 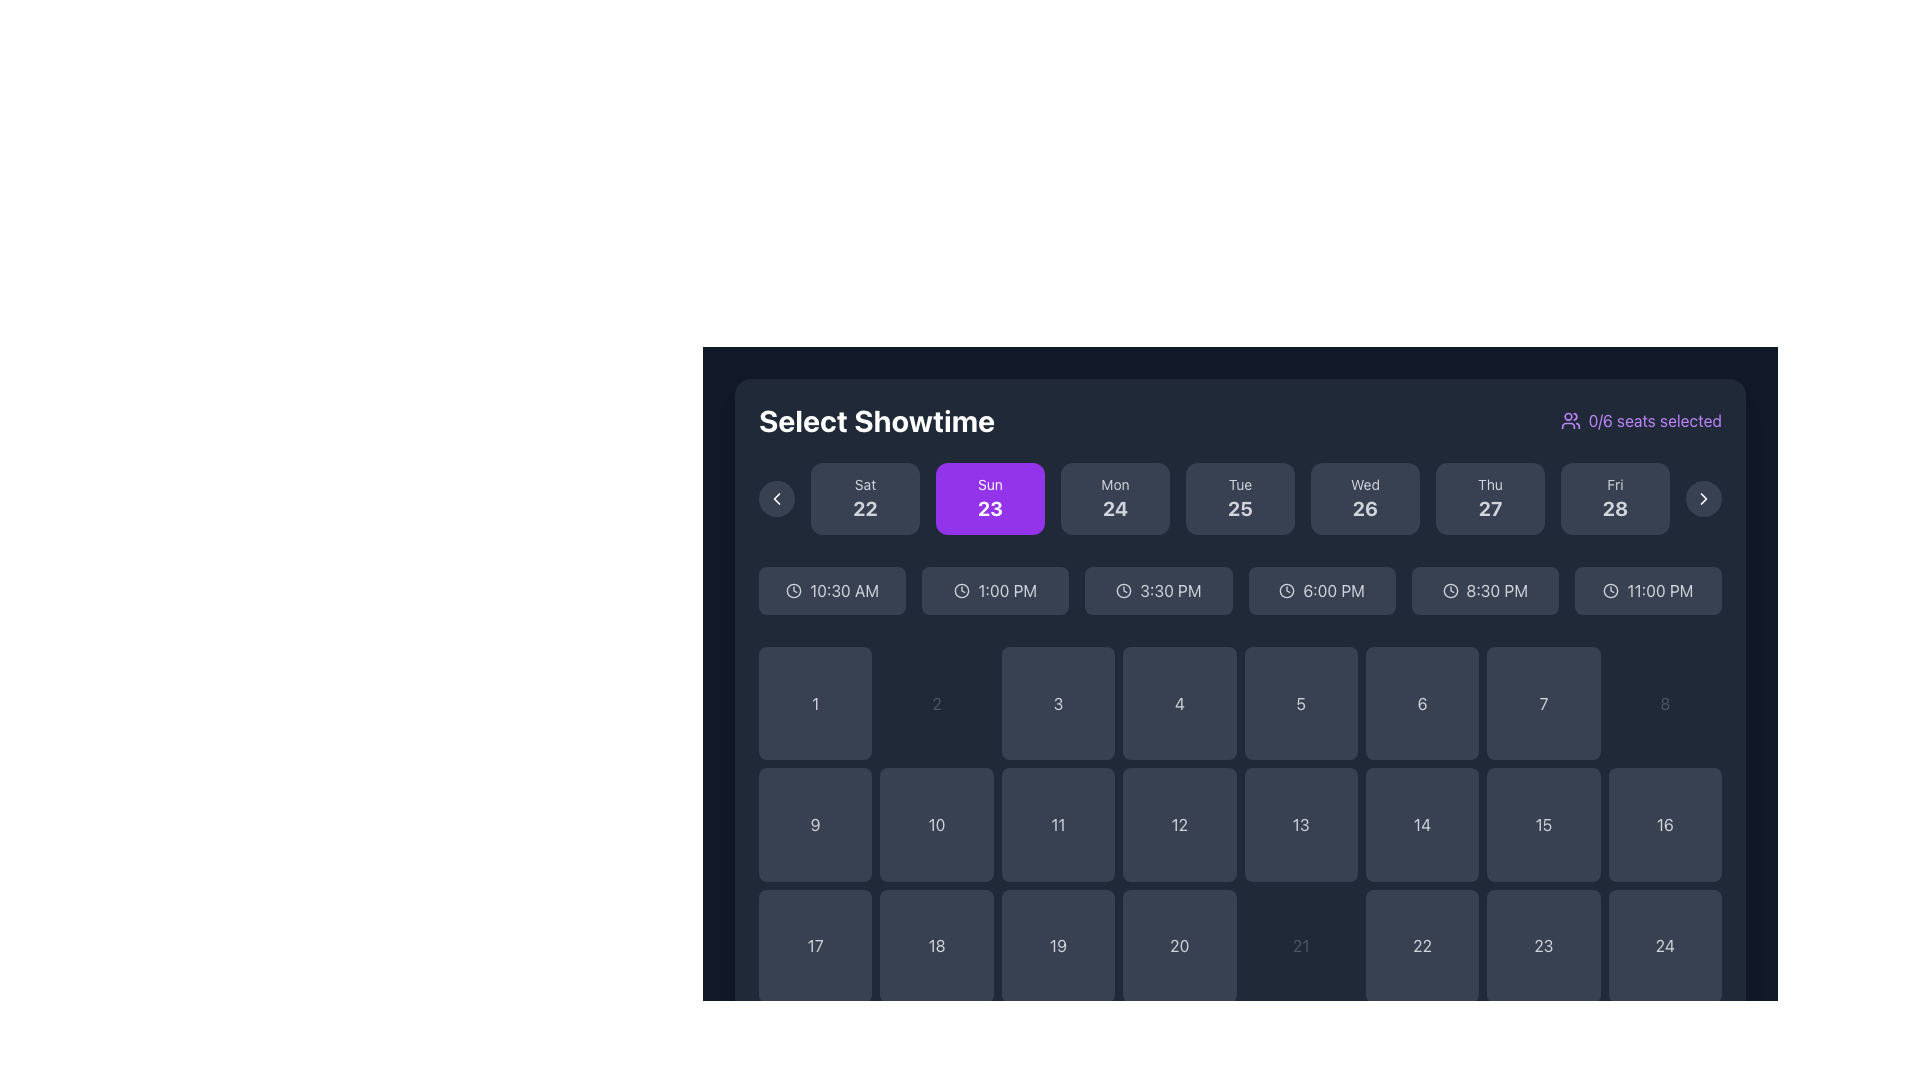 What do you see at coordinates (1179, 825) in the screenshot?
I see `the selectable option representing the number '12' in the second row, fourth column of the grid layout` at bounding box center [1179, 825].